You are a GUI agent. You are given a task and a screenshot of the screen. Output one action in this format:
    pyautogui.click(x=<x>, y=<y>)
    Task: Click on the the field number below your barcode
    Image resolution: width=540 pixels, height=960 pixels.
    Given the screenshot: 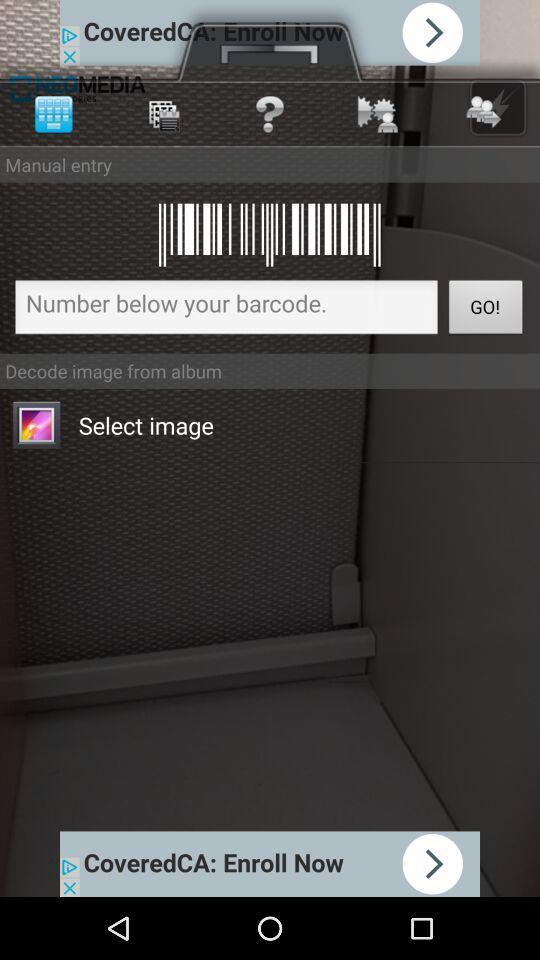 What is the action you would take?
    pyautogui.click(x=225, y=310)
    